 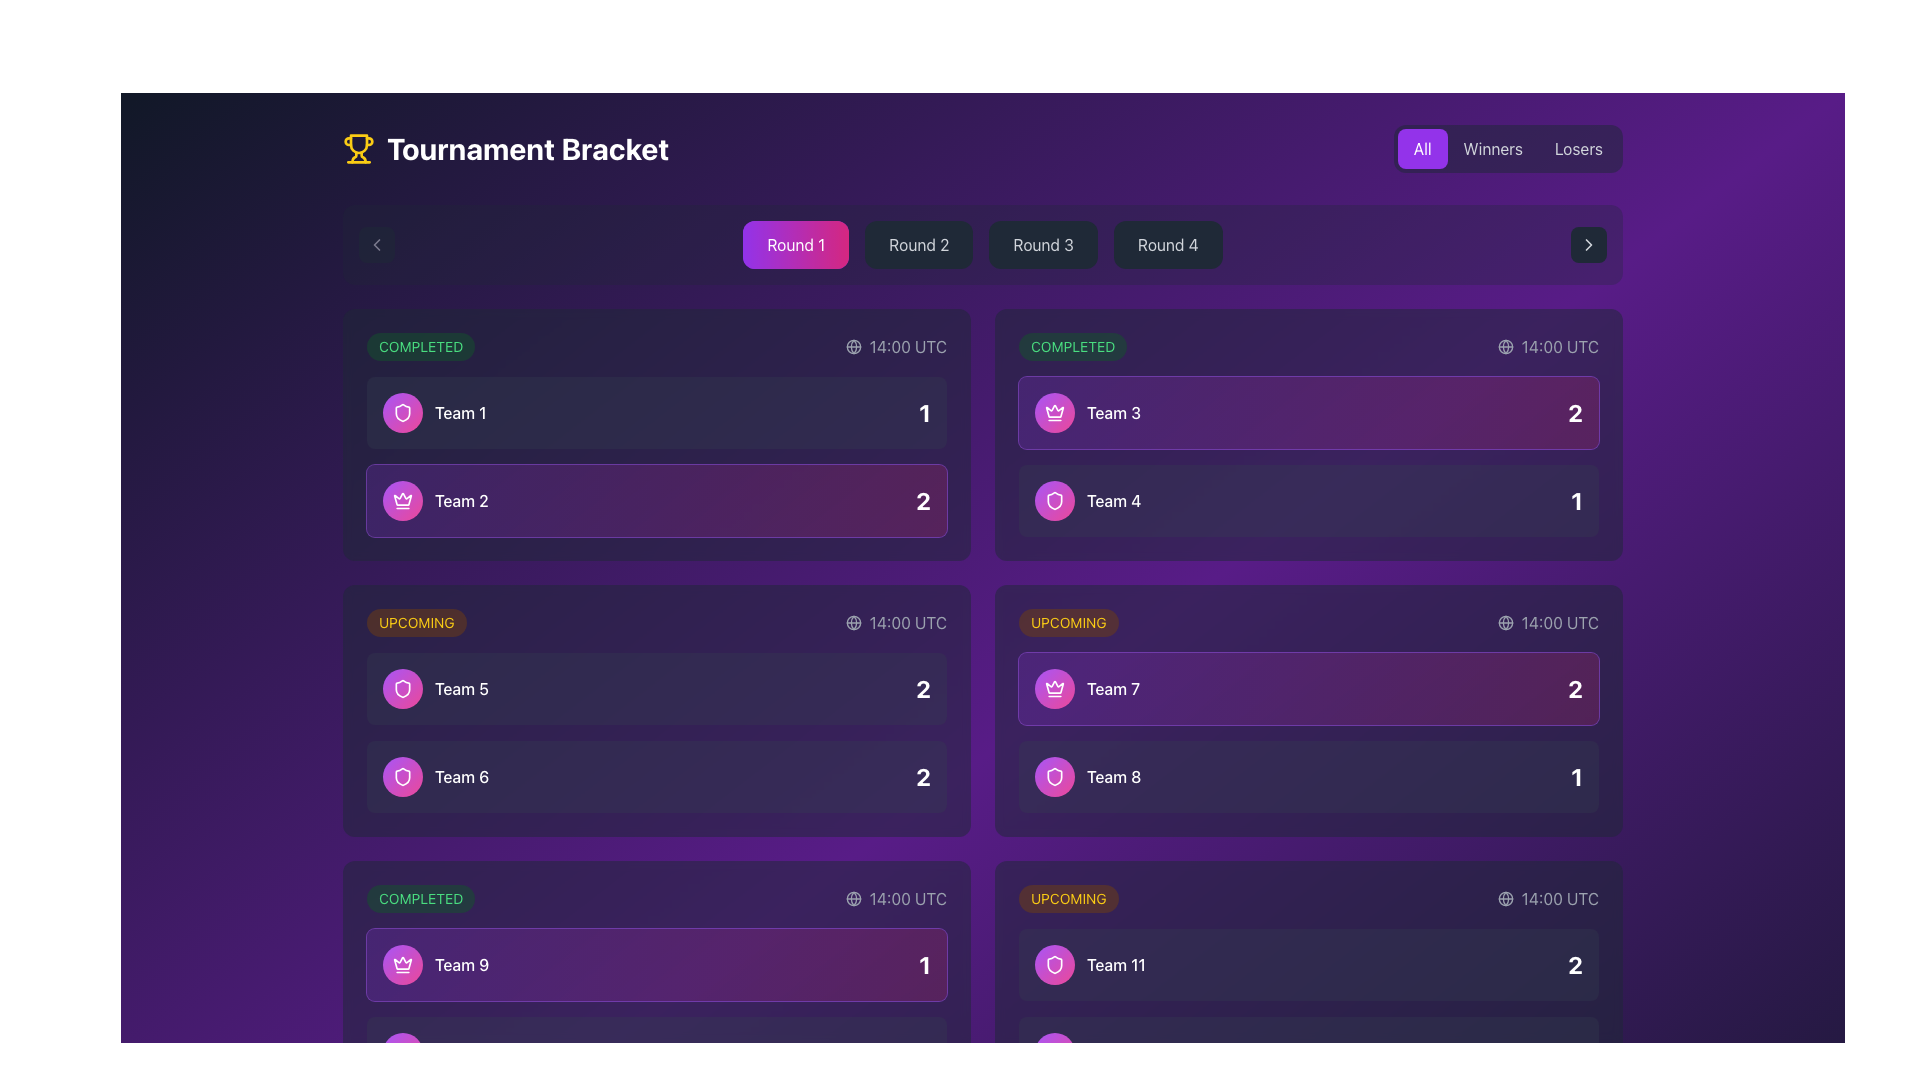 What do you see at coordinates (1559, 897) in the screenshot?
I see `scheduled time displayed in the Text label located in the bottom right portion of the match block, adjacent to a globe icon` at bounding box center [1559, 897].